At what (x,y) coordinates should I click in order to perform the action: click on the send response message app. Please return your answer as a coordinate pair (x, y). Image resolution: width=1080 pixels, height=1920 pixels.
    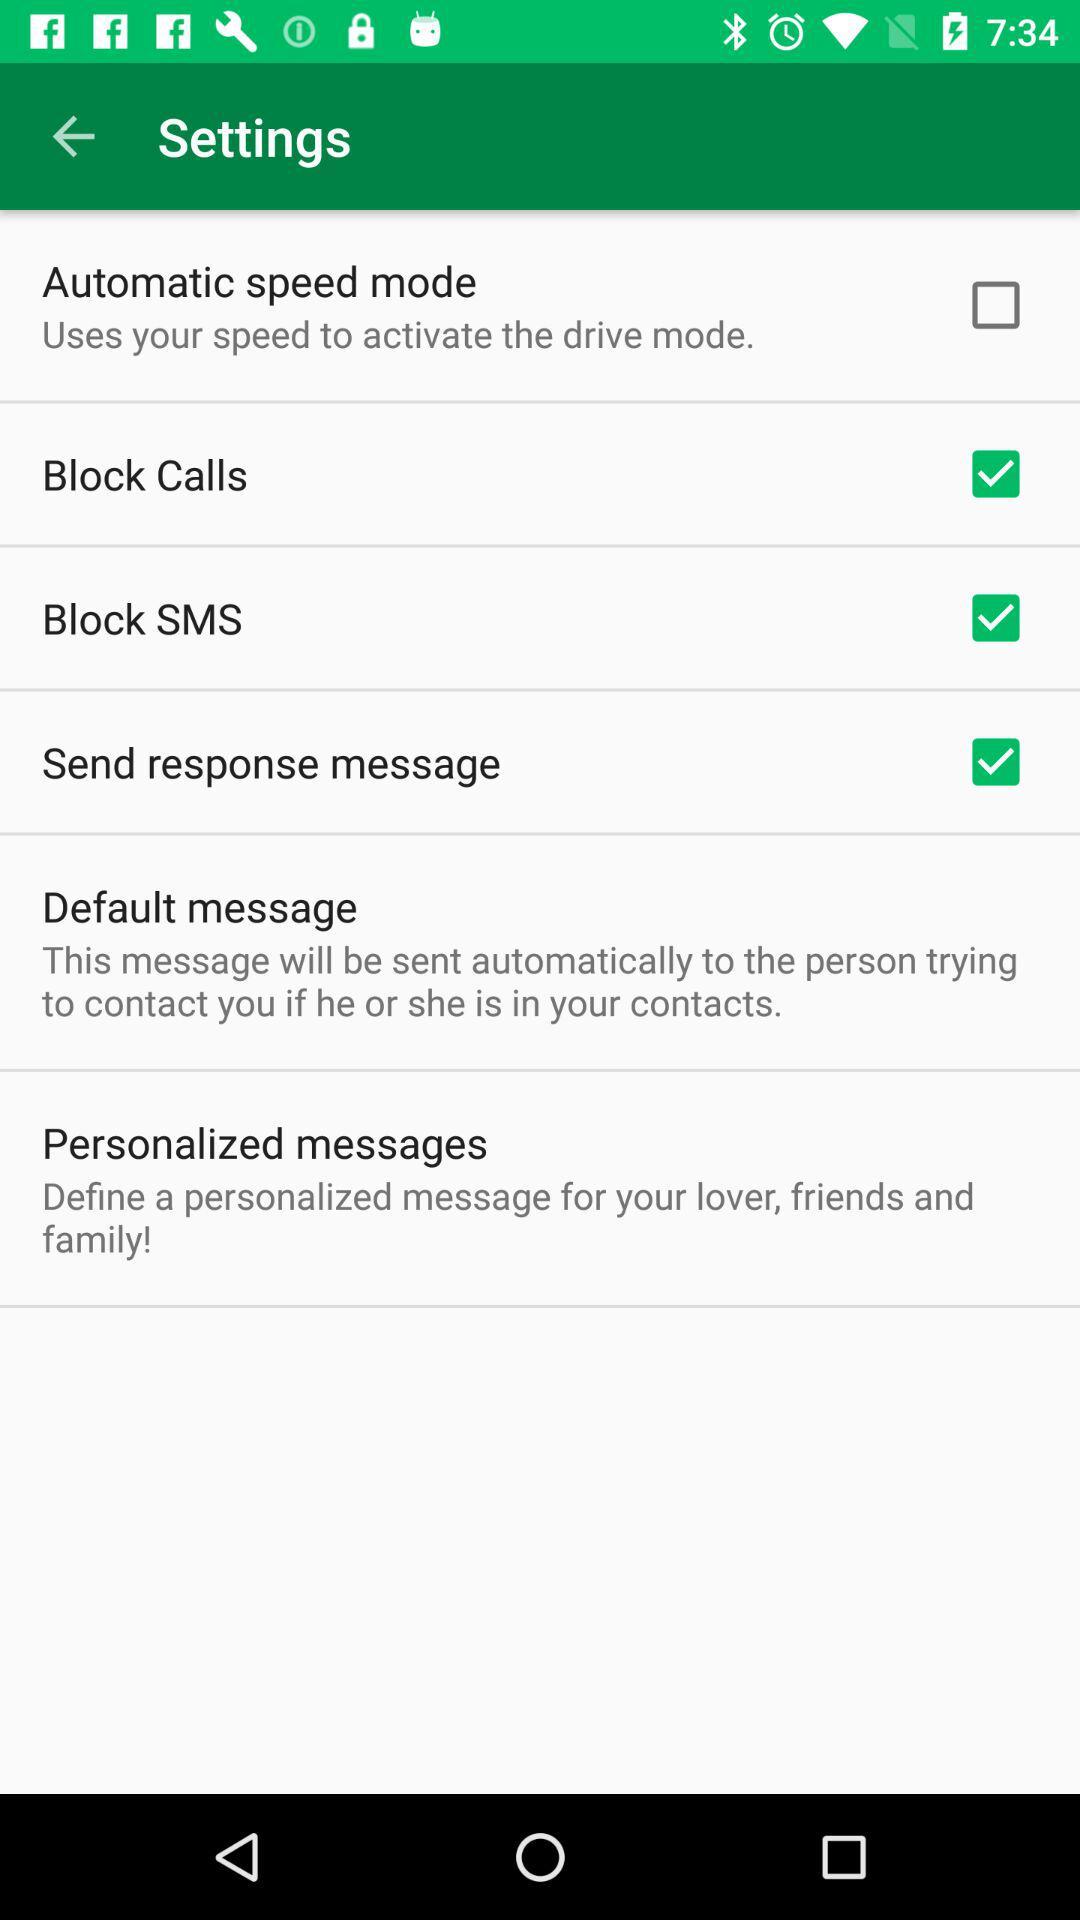
    Looking at the image, I should click on (271, 761).